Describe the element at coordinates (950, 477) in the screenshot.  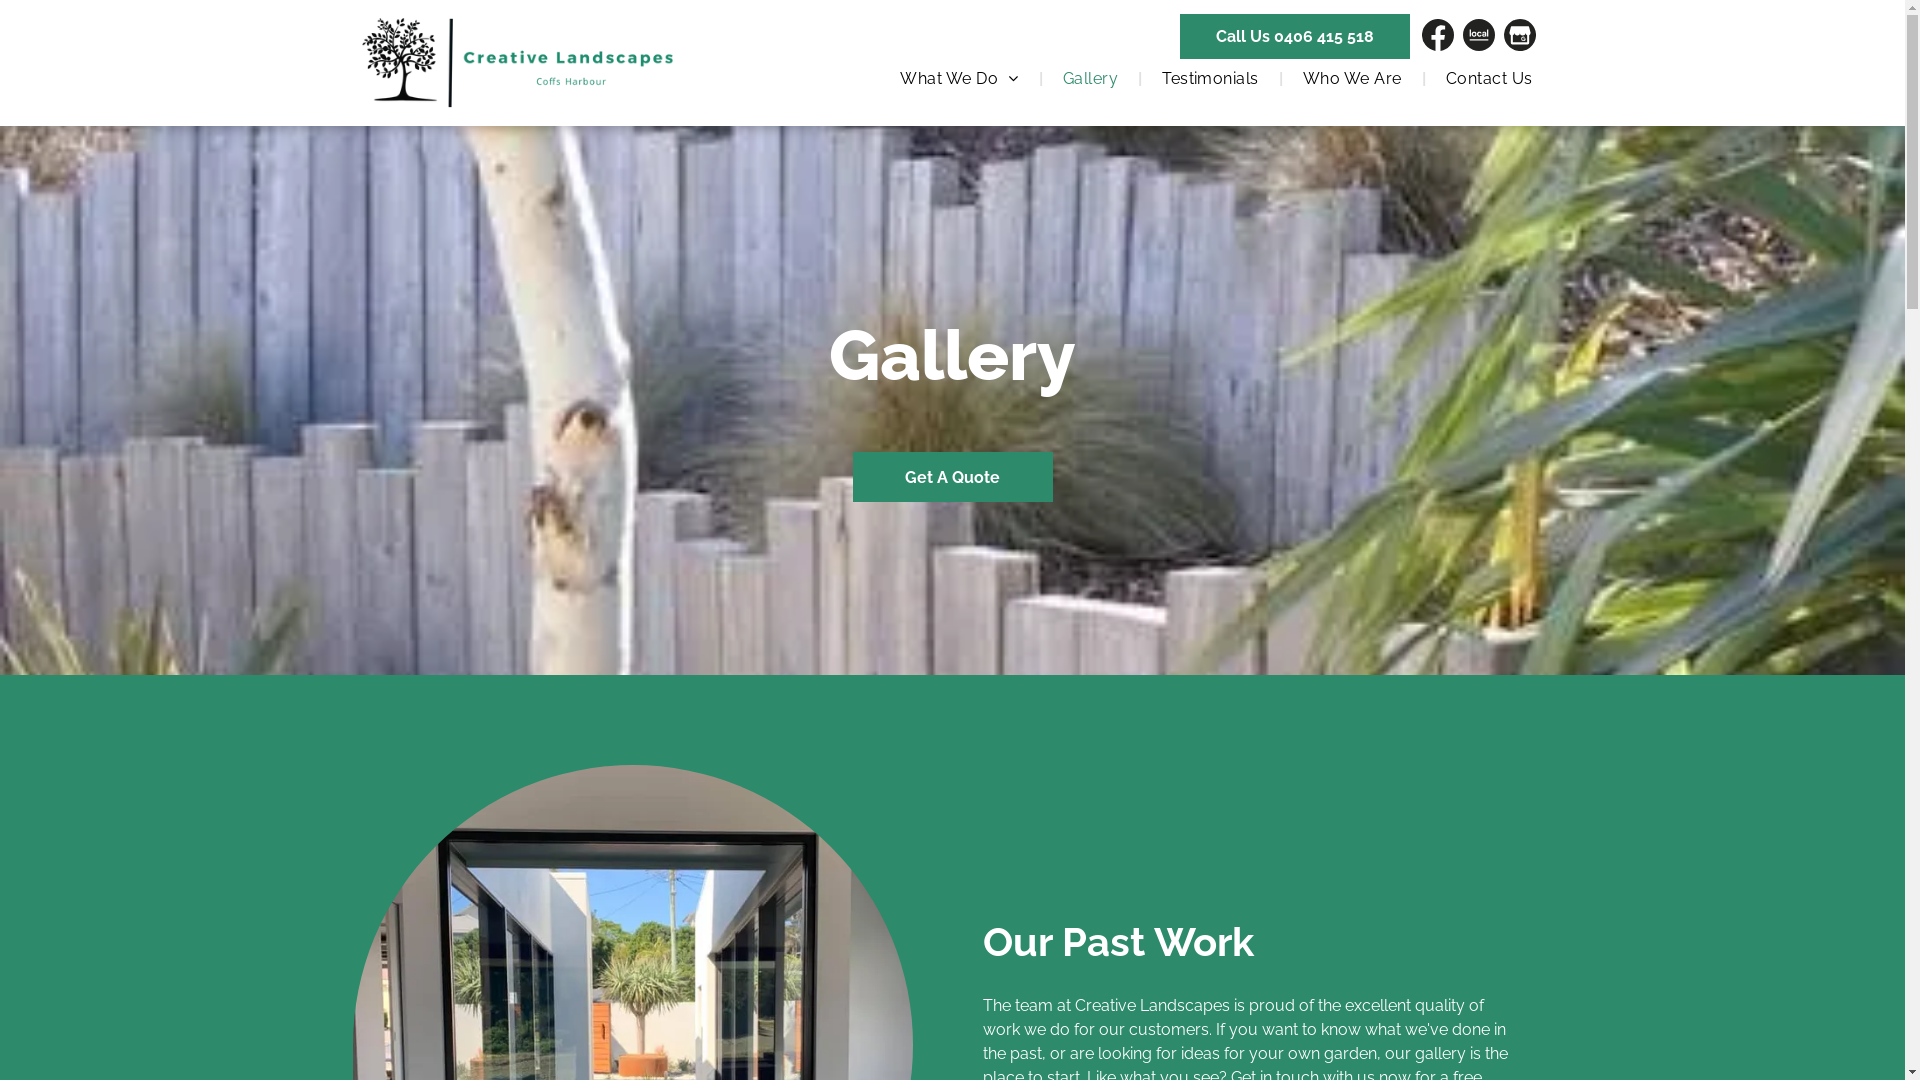
I see `'Get A Quote'` at that location.